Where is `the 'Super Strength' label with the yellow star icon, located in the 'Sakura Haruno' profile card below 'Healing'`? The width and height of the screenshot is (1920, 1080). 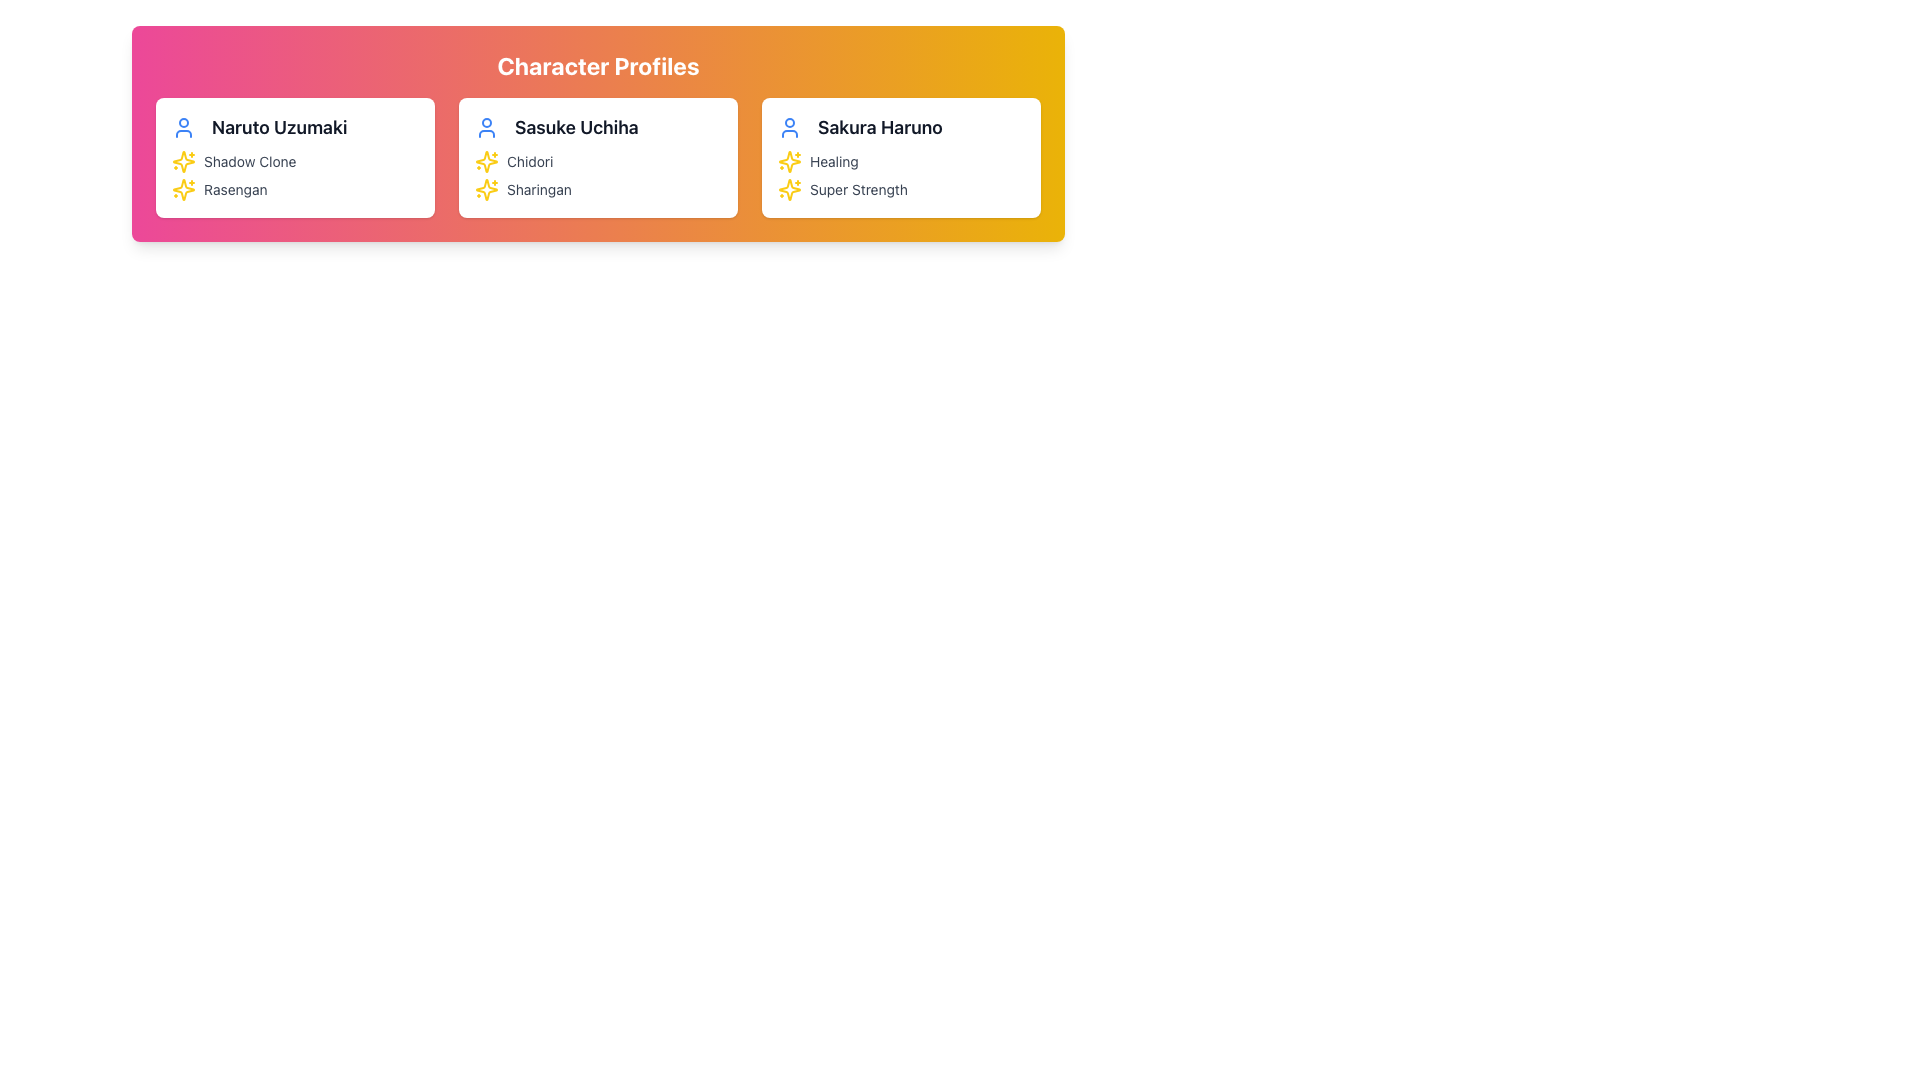
the 'Super Strength' label with the yellow star icon, located in the 'Sakura Haruno' profile card below 'Healing' is located at coordinates (900, 189).